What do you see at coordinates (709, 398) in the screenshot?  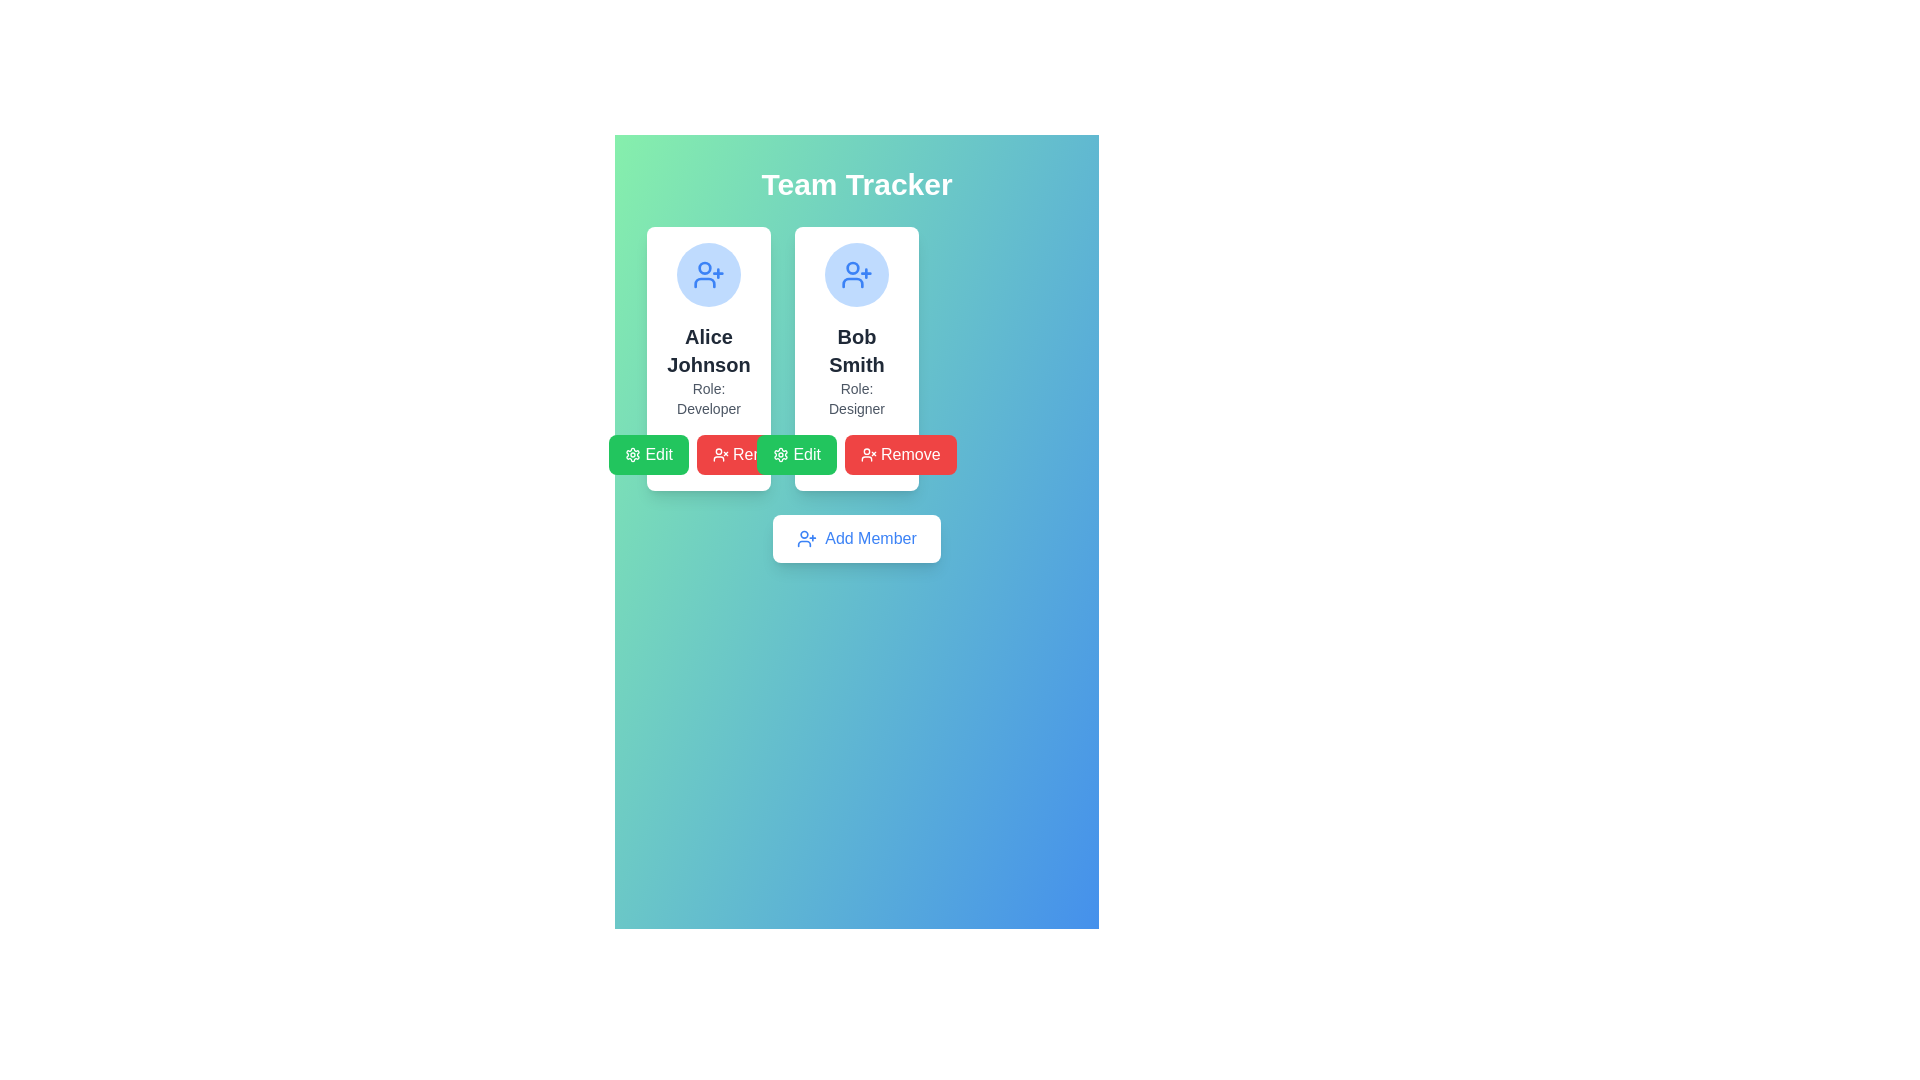 I see `the text display element containing 'Role:' and 'Developer', located below 'Alice Johnson' and above the buttons section` at bounding box center [709, 398].